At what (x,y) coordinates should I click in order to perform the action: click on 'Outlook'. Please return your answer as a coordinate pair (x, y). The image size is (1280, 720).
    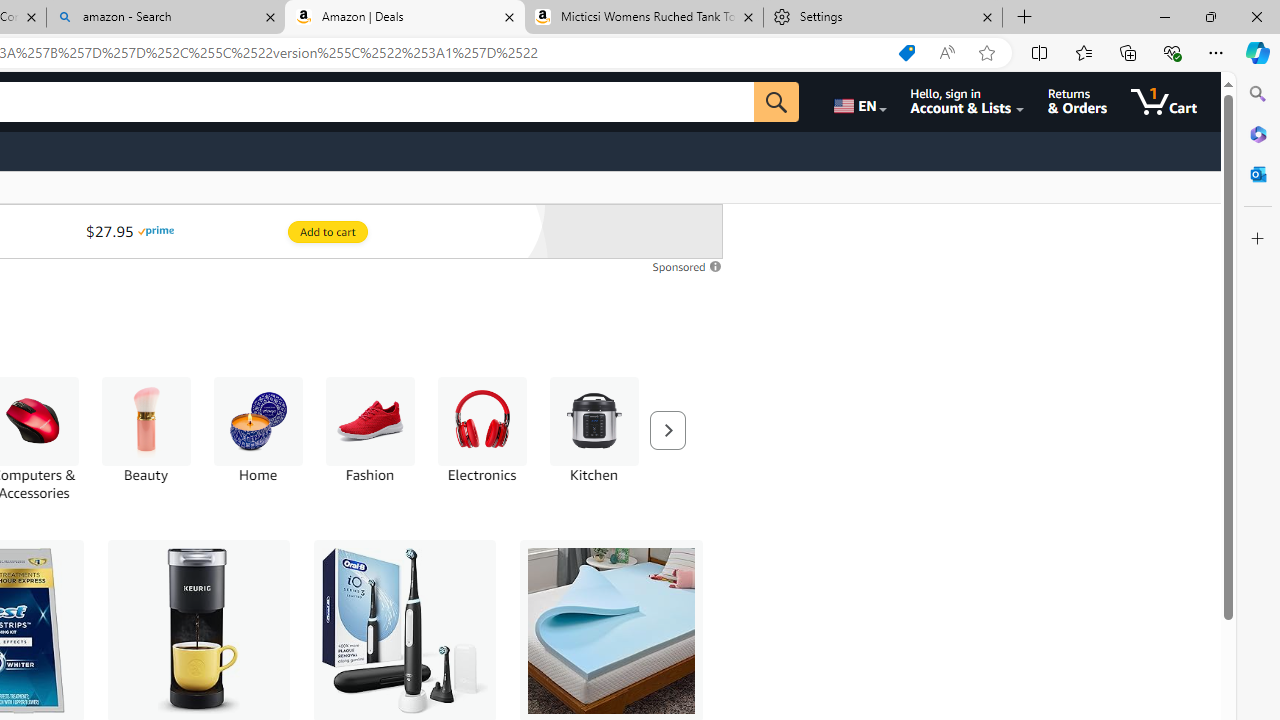
    Looking at the image, I should click on (1257, 173).